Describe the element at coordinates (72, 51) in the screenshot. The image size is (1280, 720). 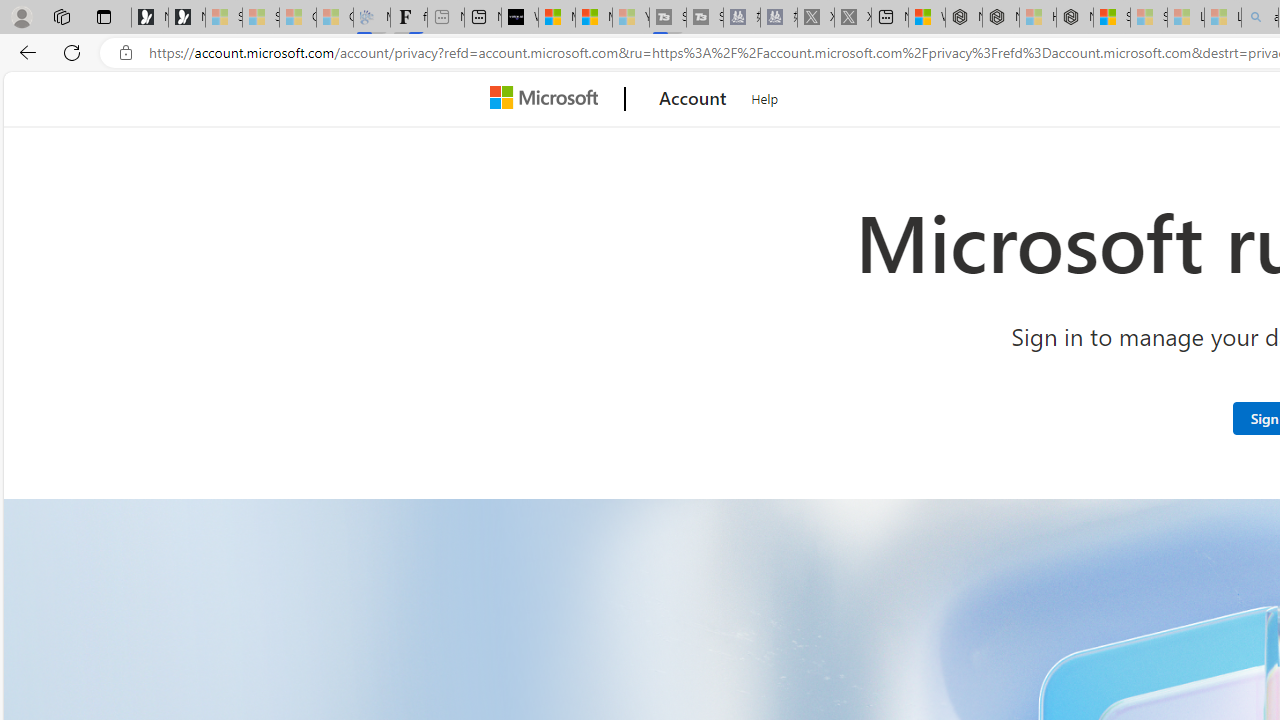
I see `'Refresh'` at that location.